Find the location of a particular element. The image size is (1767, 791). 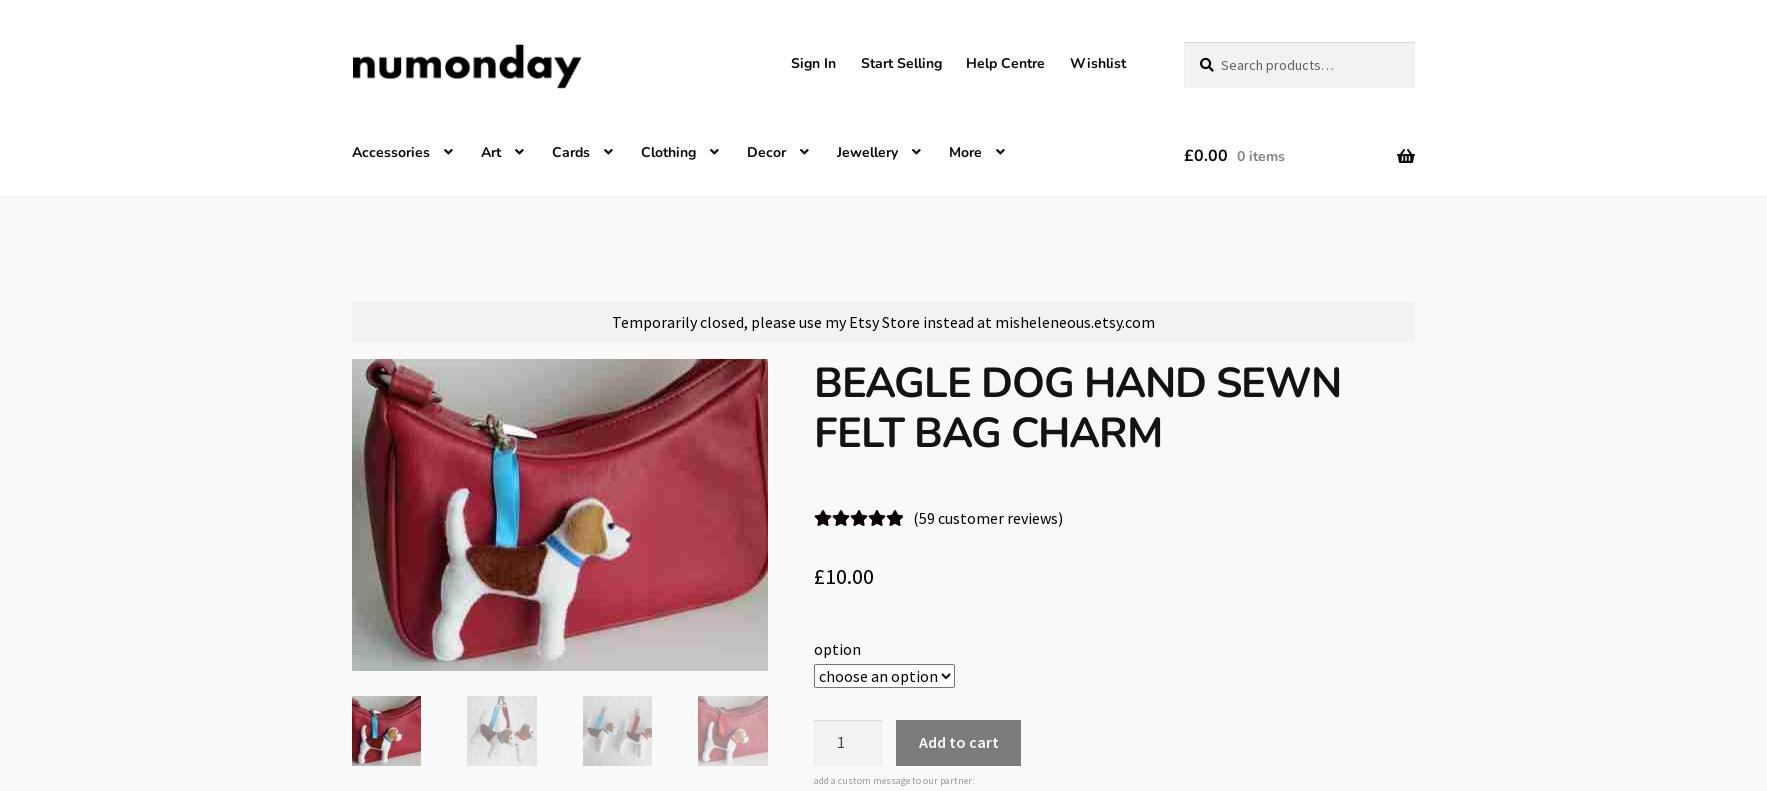

'Add to cart' is located at coordinates (958, 742).